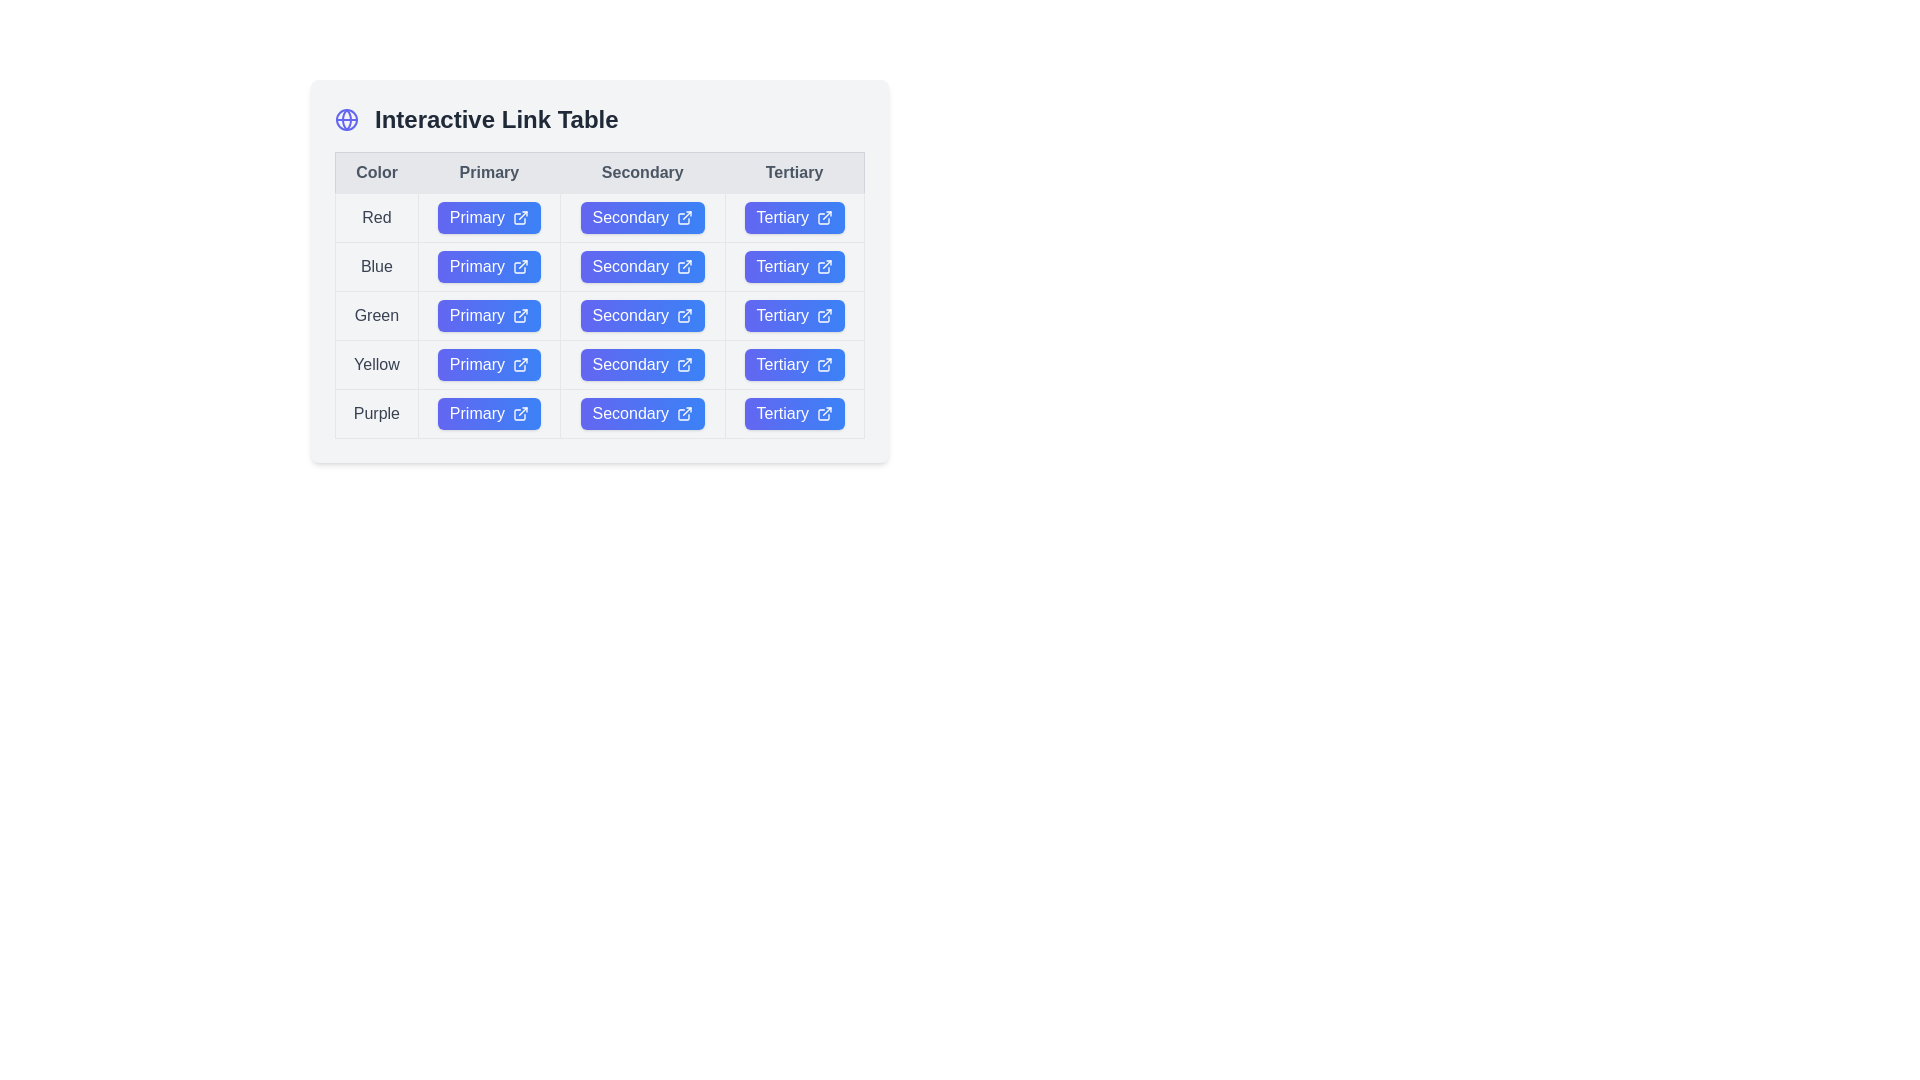 This screenshot has height=1080, width=1920. Describe the element at coordinates (684, 414) in the screenshot. I see `the SVG Icon that resembles a box or window with an arrow, located in the last row labeled 'Purple' of the 'Interactive Link Table,' adjacent to the 'Secondary' button` at that location.